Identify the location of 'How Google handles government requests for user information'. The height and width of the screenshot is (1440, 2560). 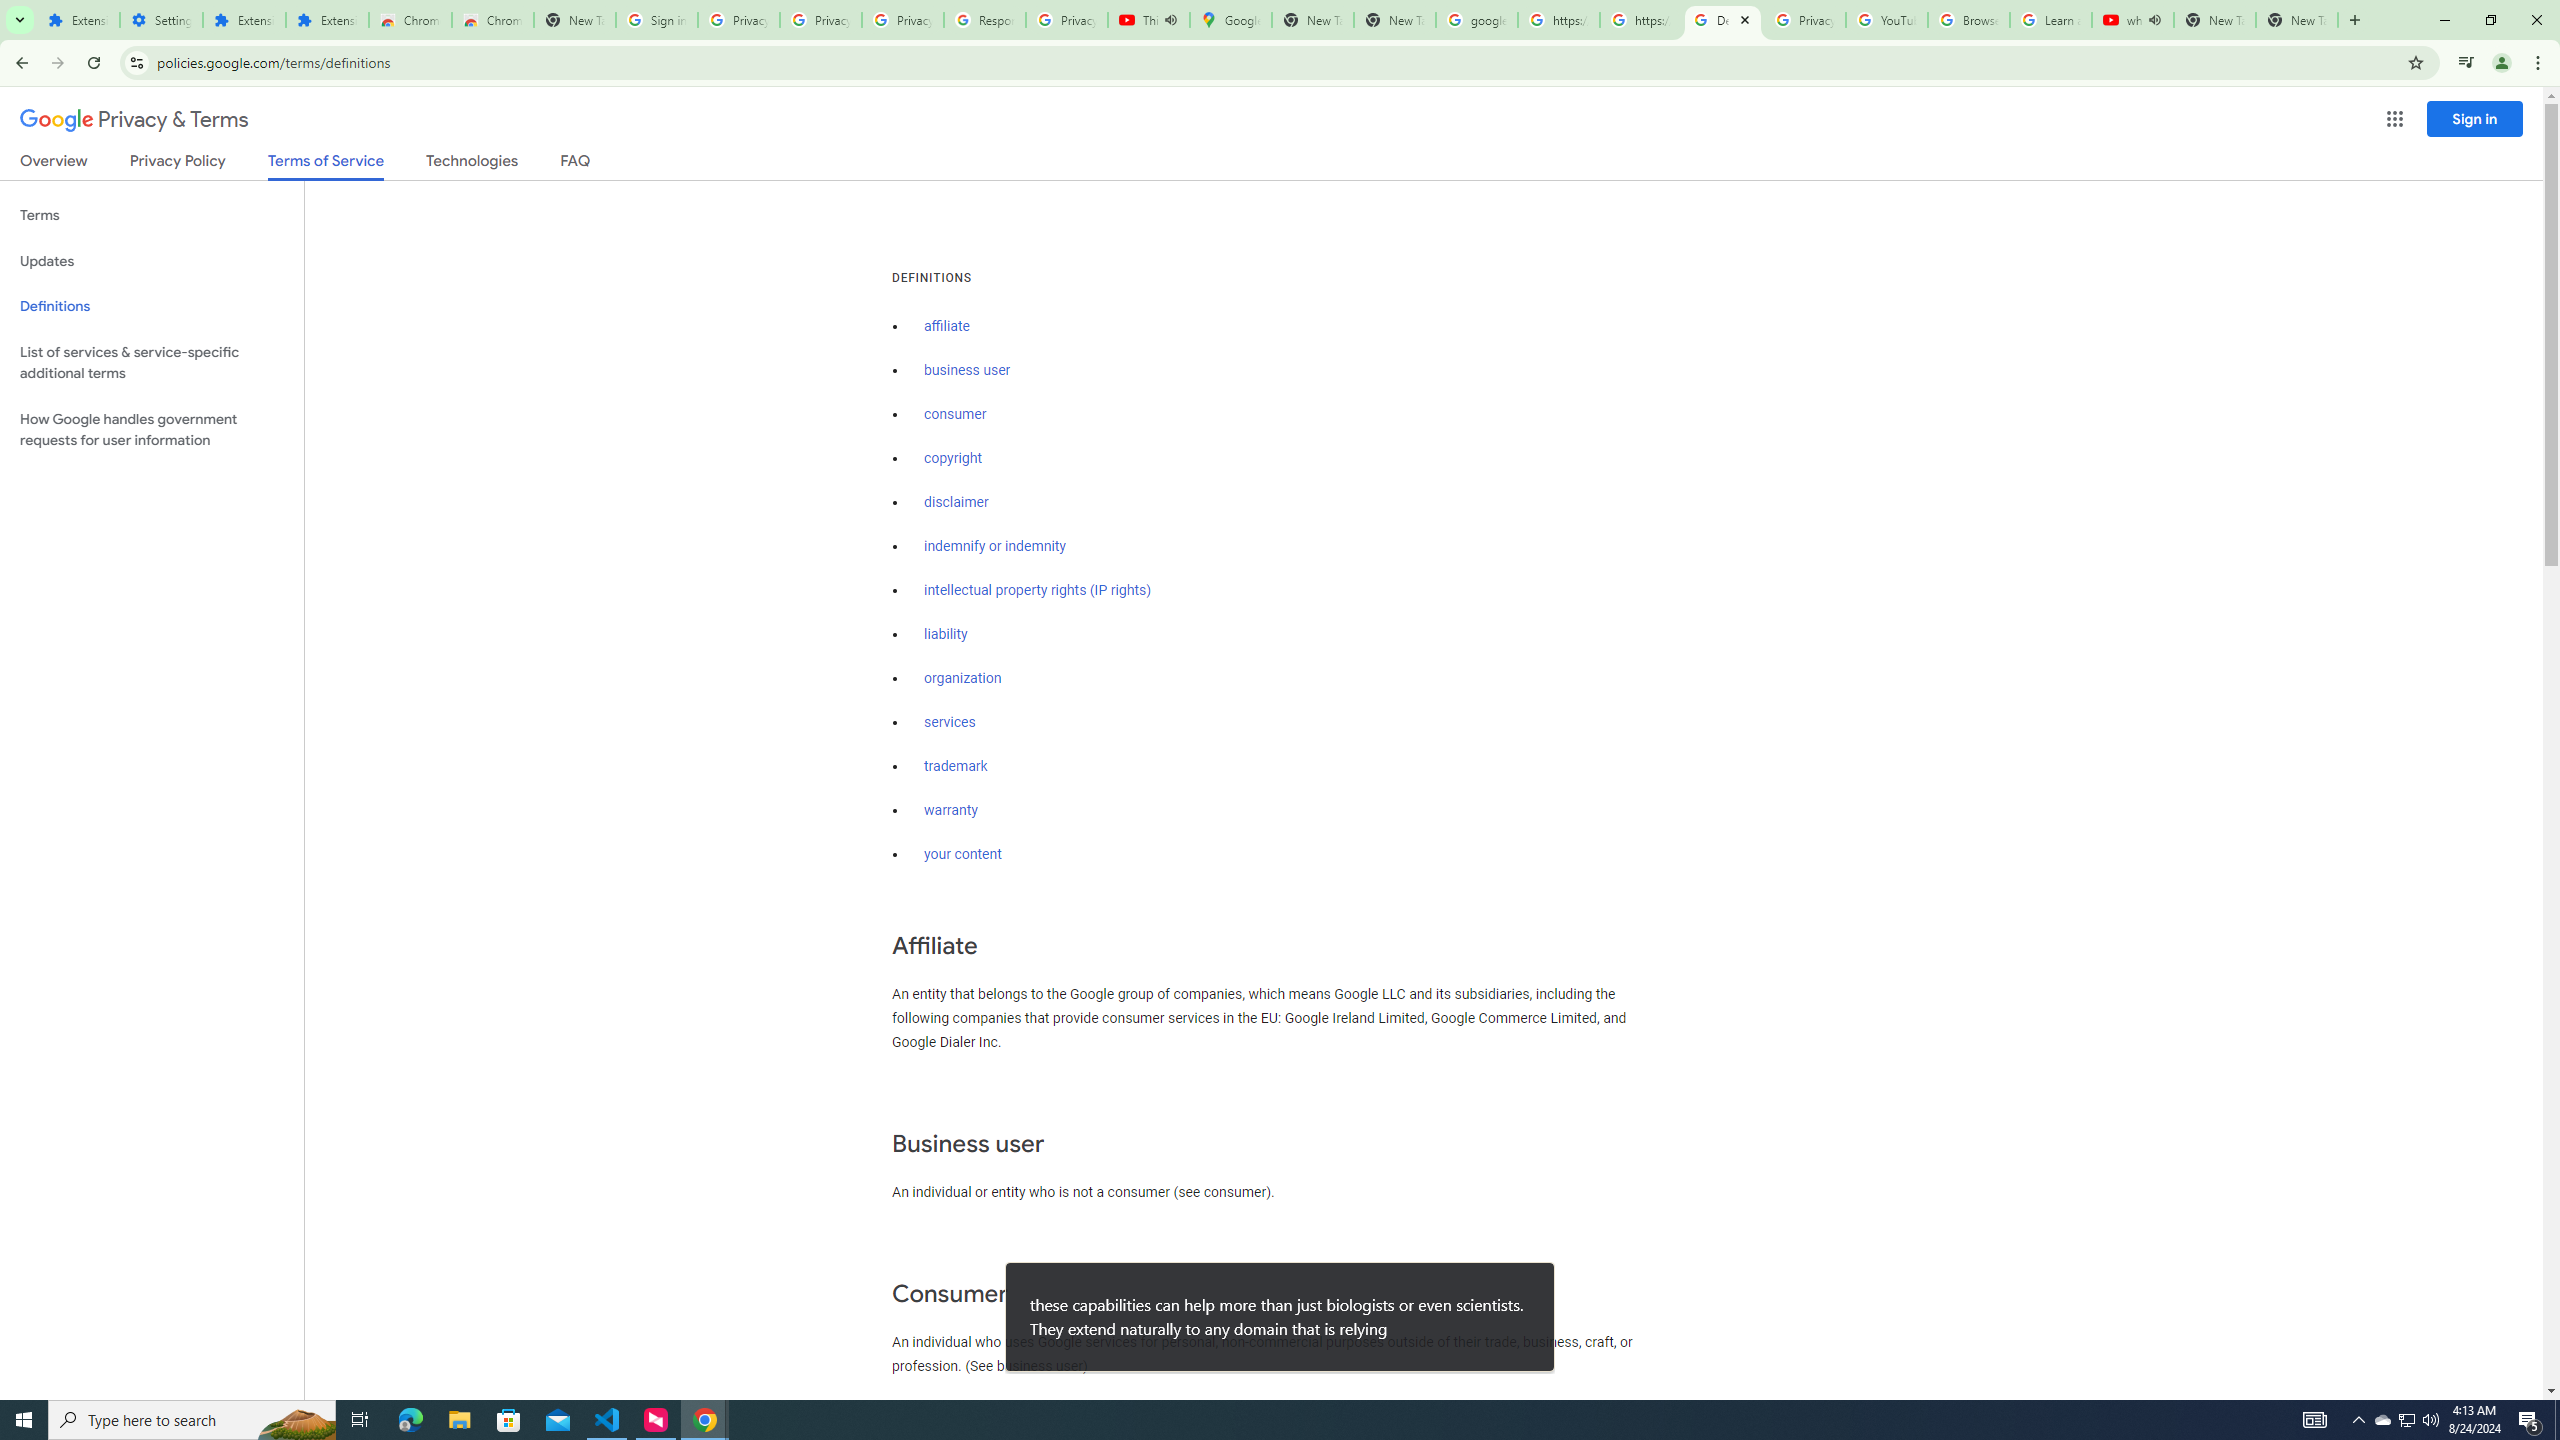
(151, 428).